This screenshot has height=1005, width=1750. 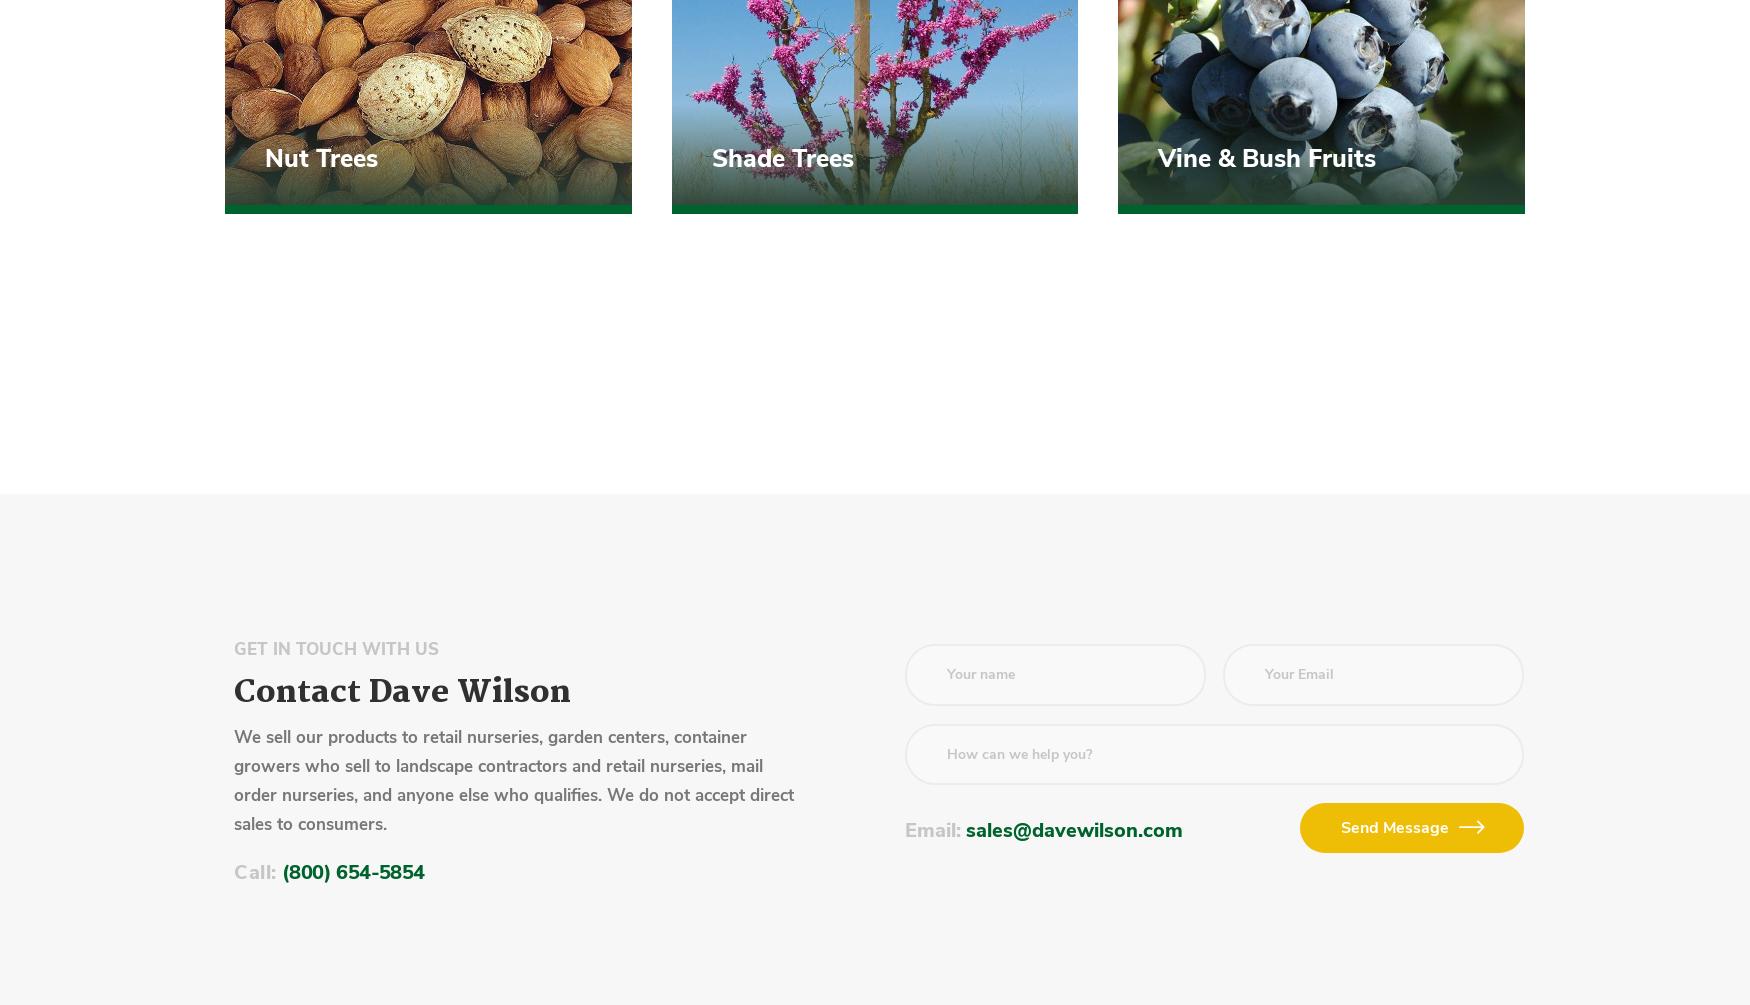 What do you see at coordinates (934, 656) in the screenshot?
I see `'Resources & Community'` at bounding box center [934, 656].